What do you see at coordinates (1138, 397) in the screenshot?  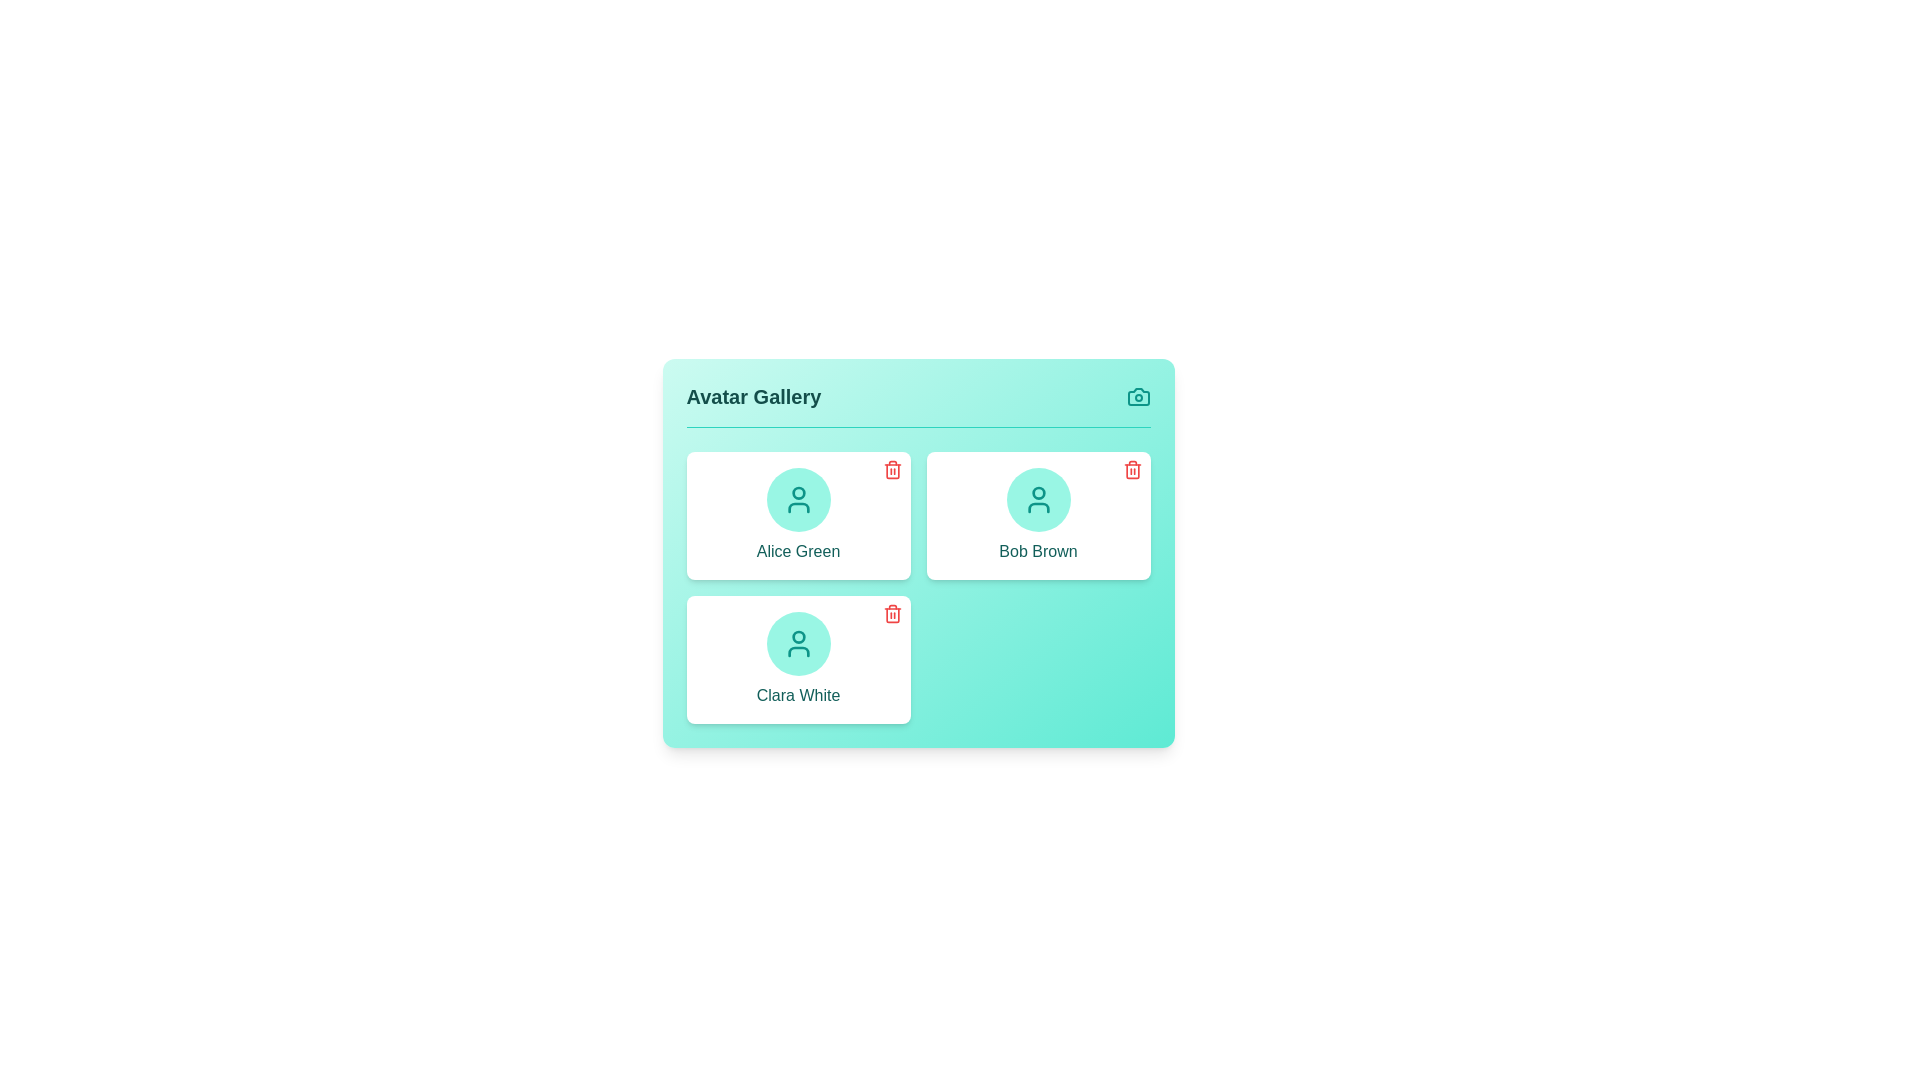 I see `the camera icon located at the top-right corner of the teal card titled 'Avatar Gallery'` at bounding box center [1138, 397].